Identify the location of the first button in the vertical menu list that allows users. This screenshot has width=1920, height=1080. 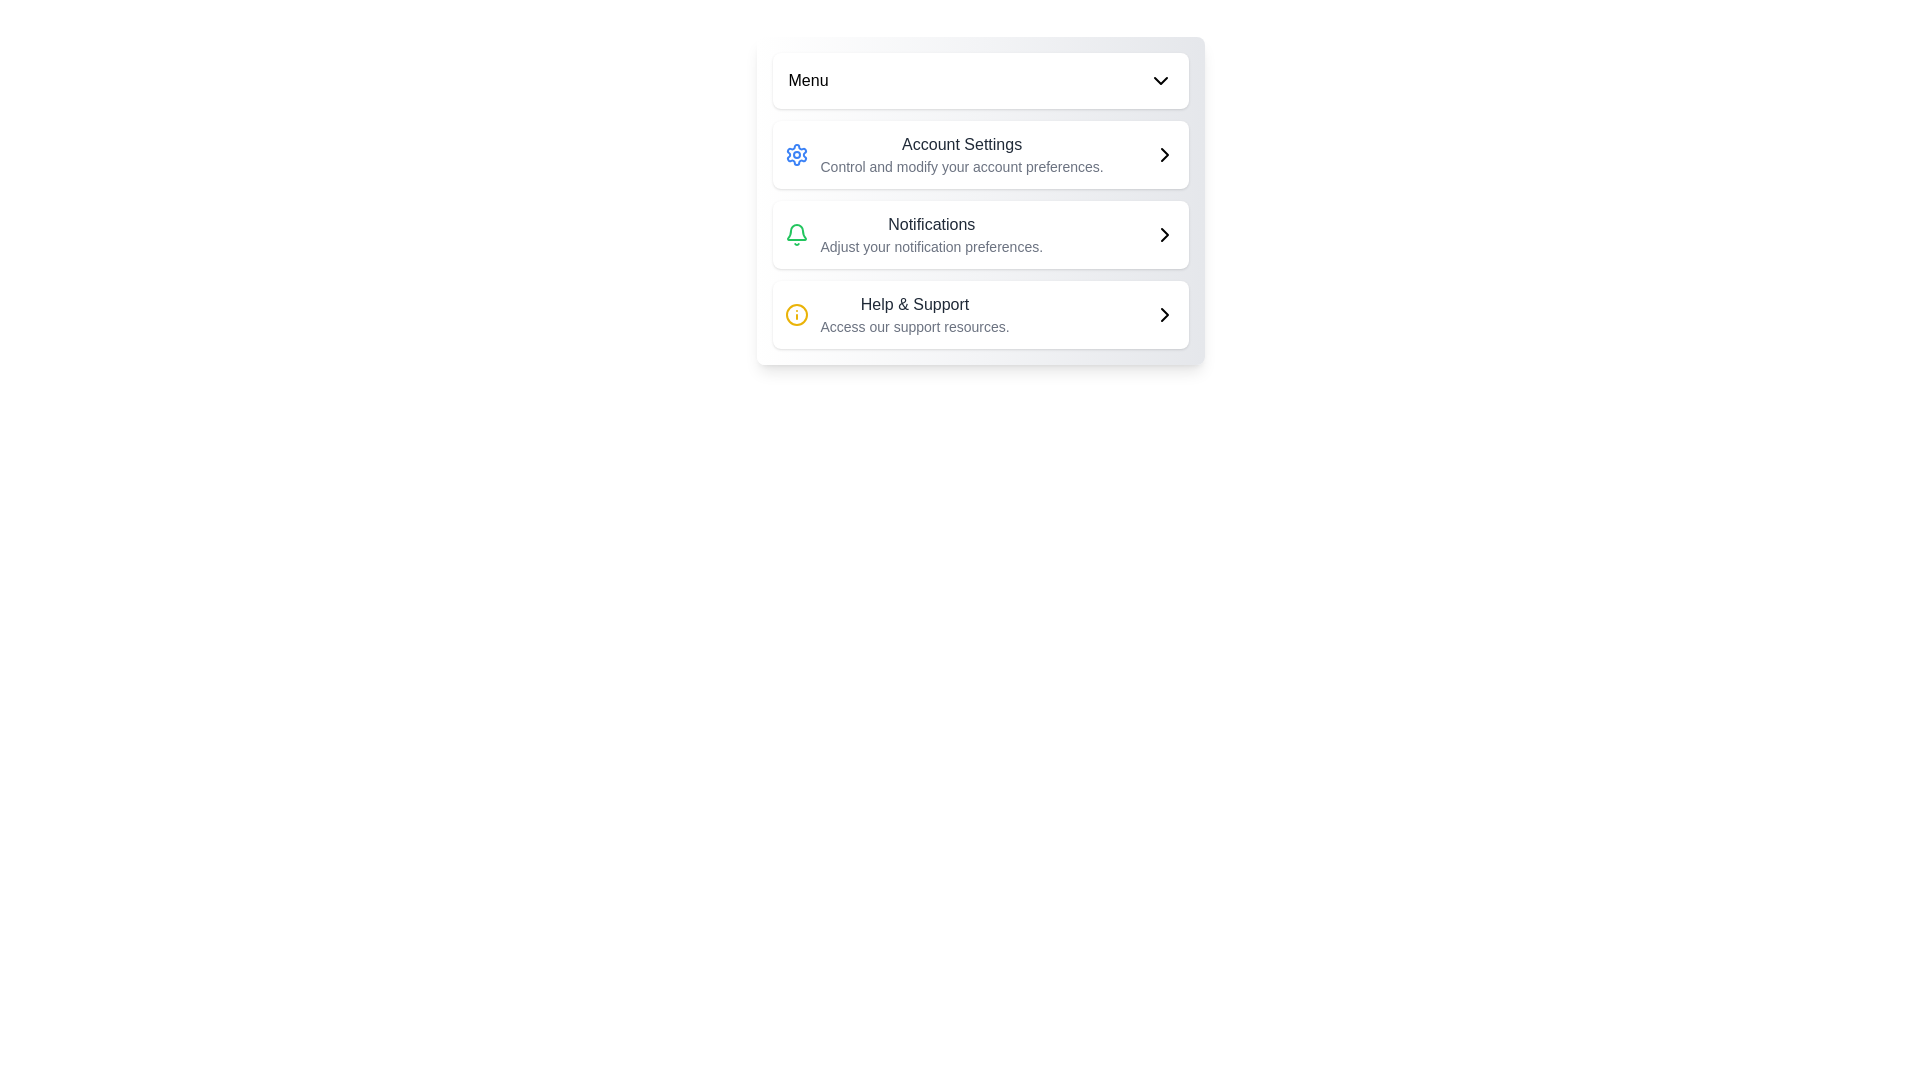
(943, 153).